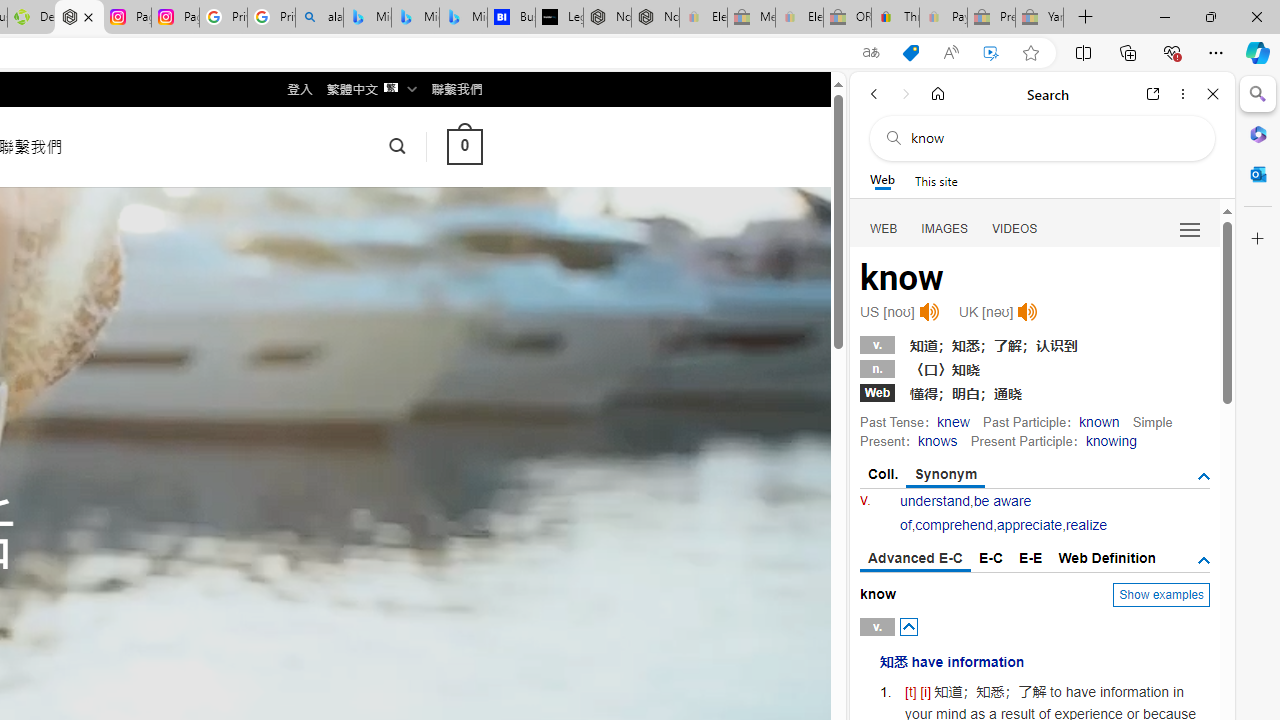 This screenshot has height=720, width=1280. Describe the element at coordinates (367, 17) in the screenshot. I see `'Microsoft Bing Travel - Flights from Hong Kong to Bangkok'` at that location.